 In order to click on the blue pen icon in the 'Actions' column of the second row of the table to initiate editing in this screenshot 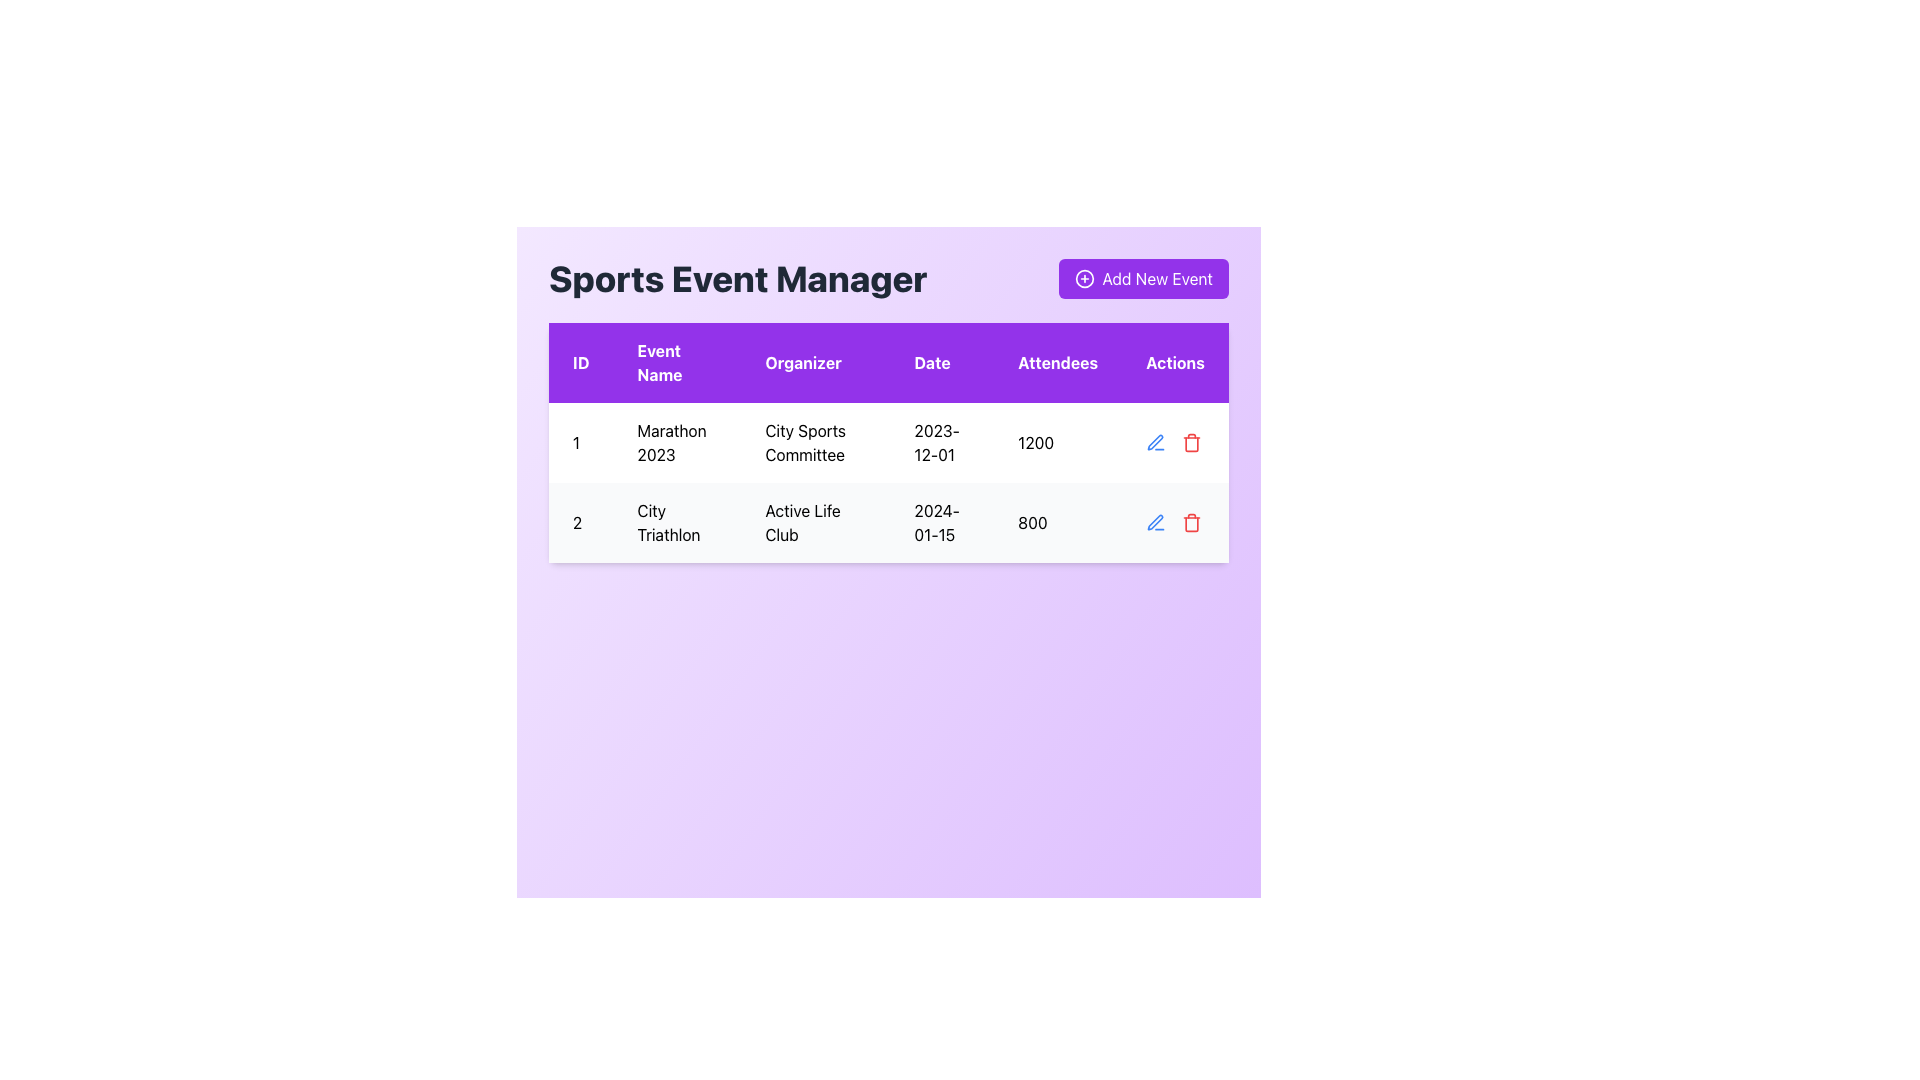, I will do `click(1155, 441)`.